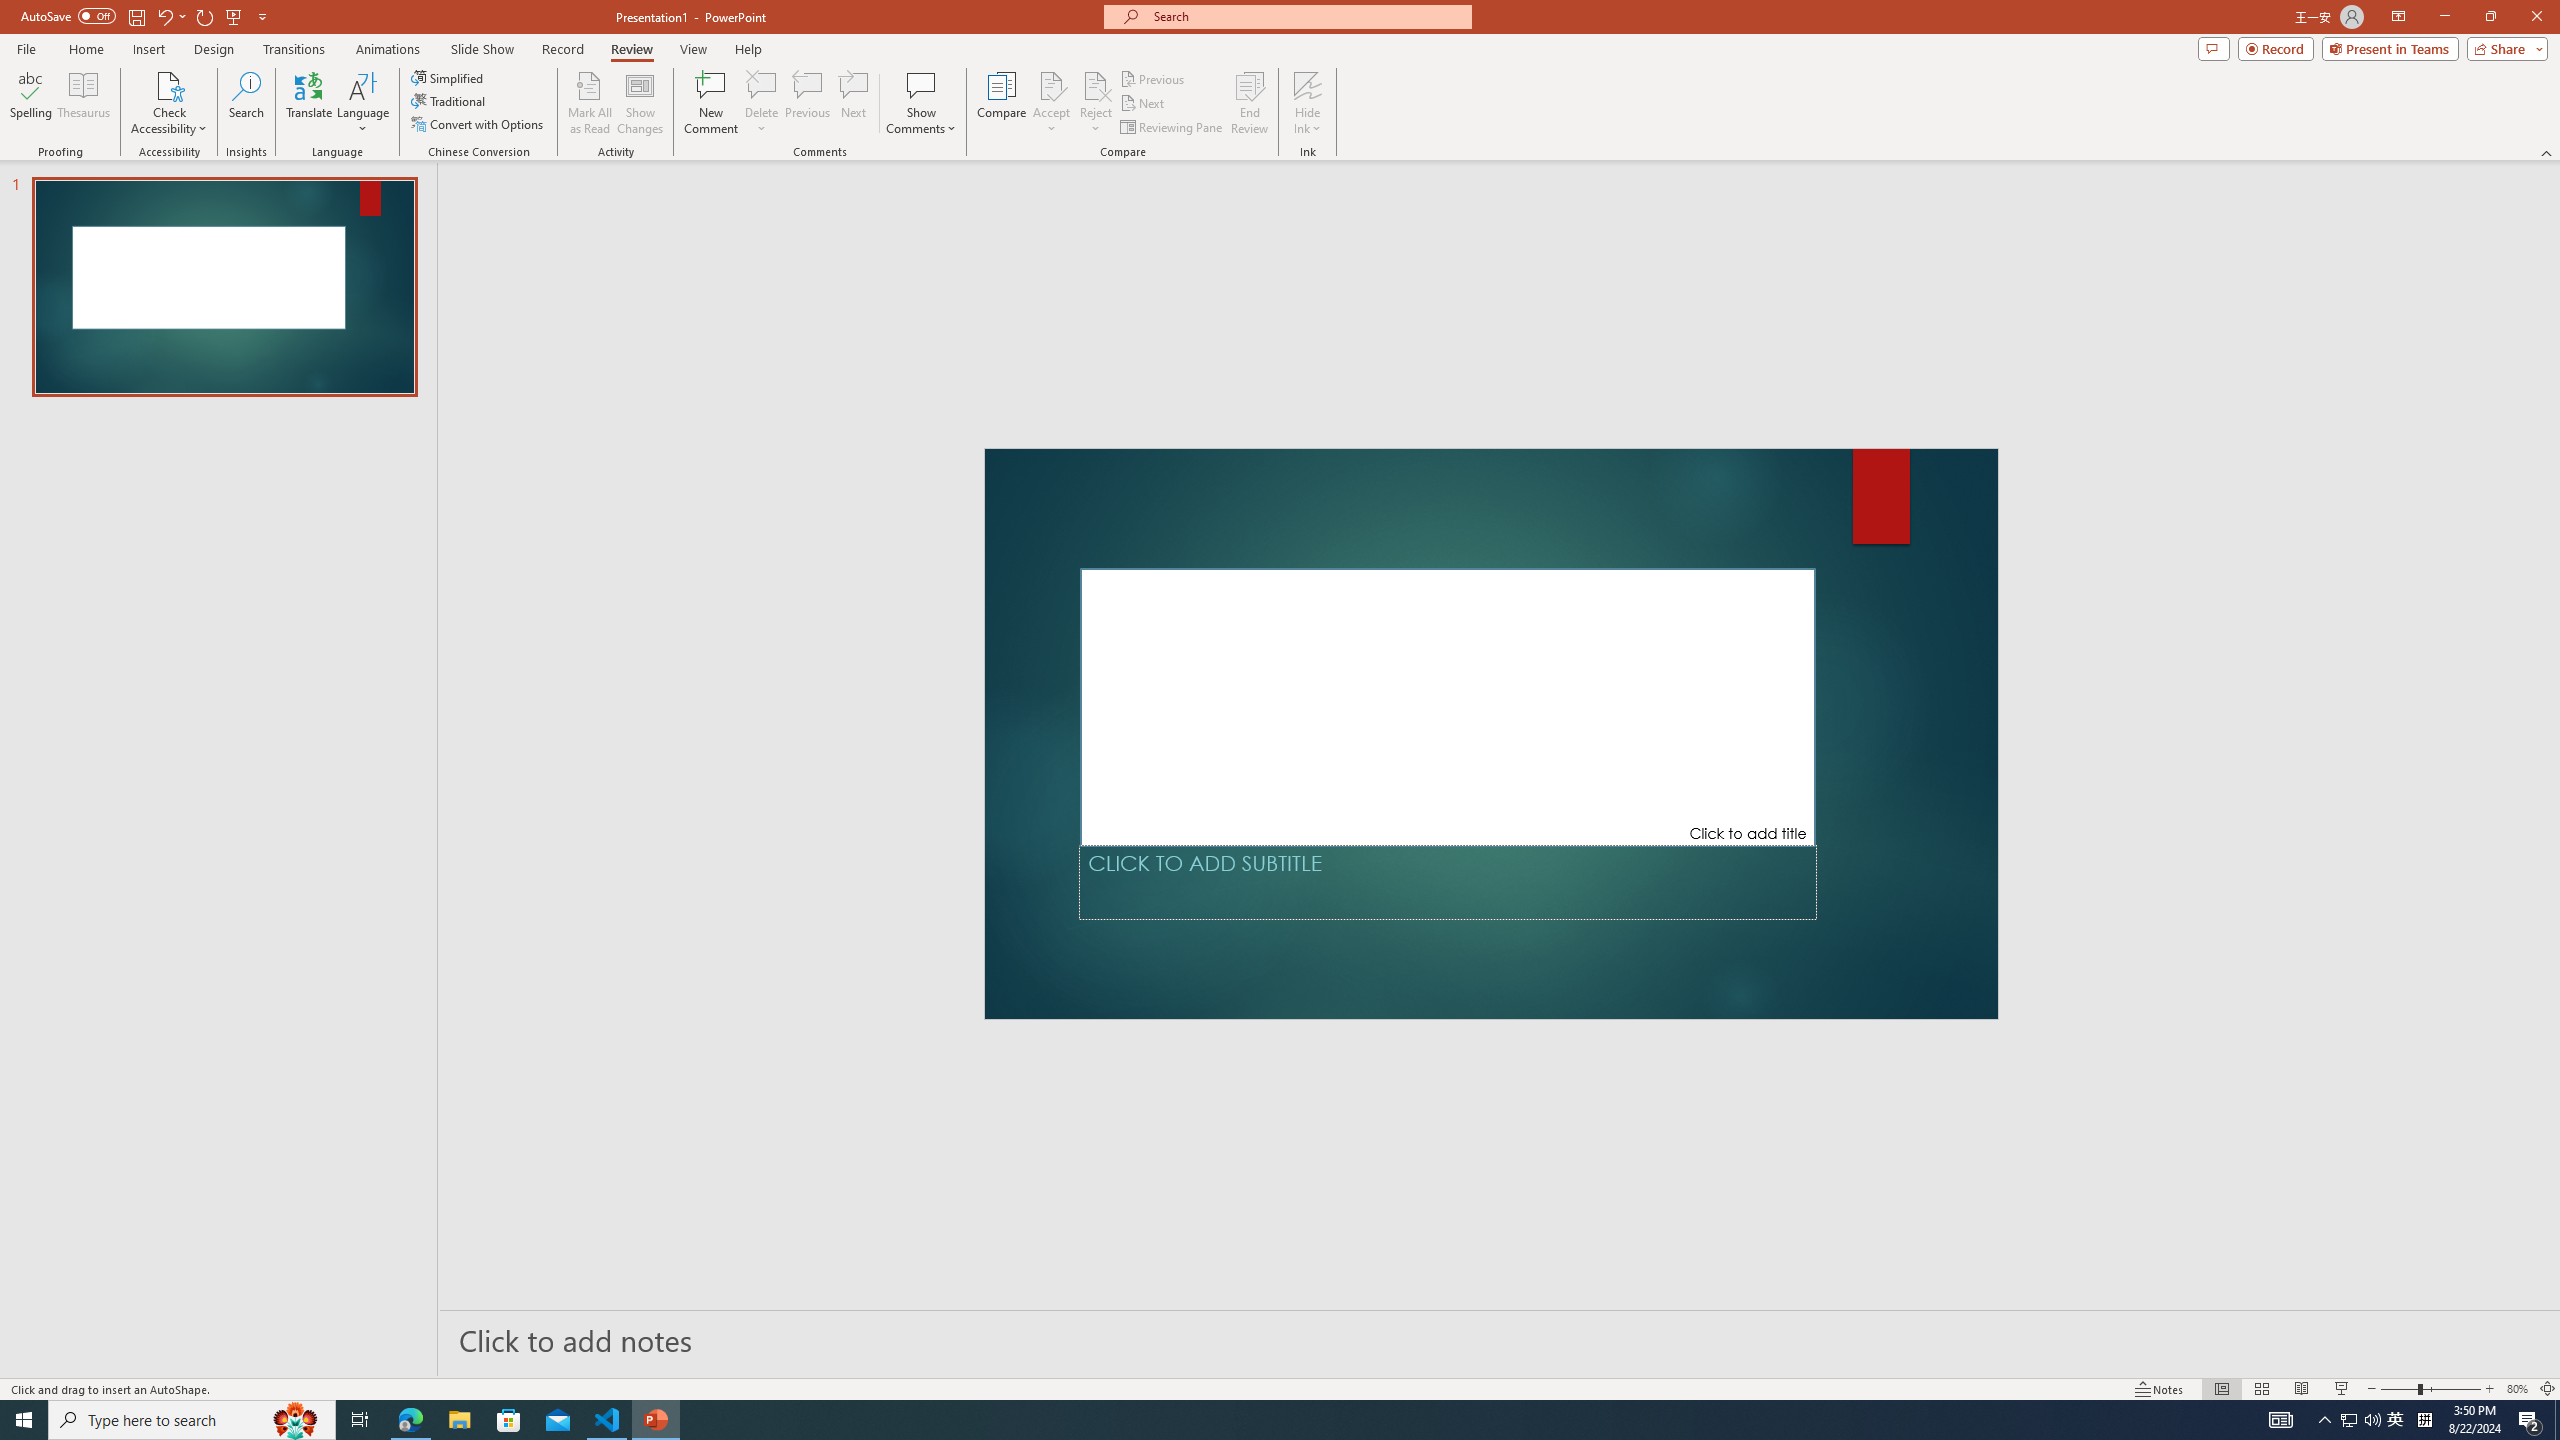  What do you see at coordinates (921, 84) in the screenshot?
I see `'Show Comments'` at bounding box center [921, 84].